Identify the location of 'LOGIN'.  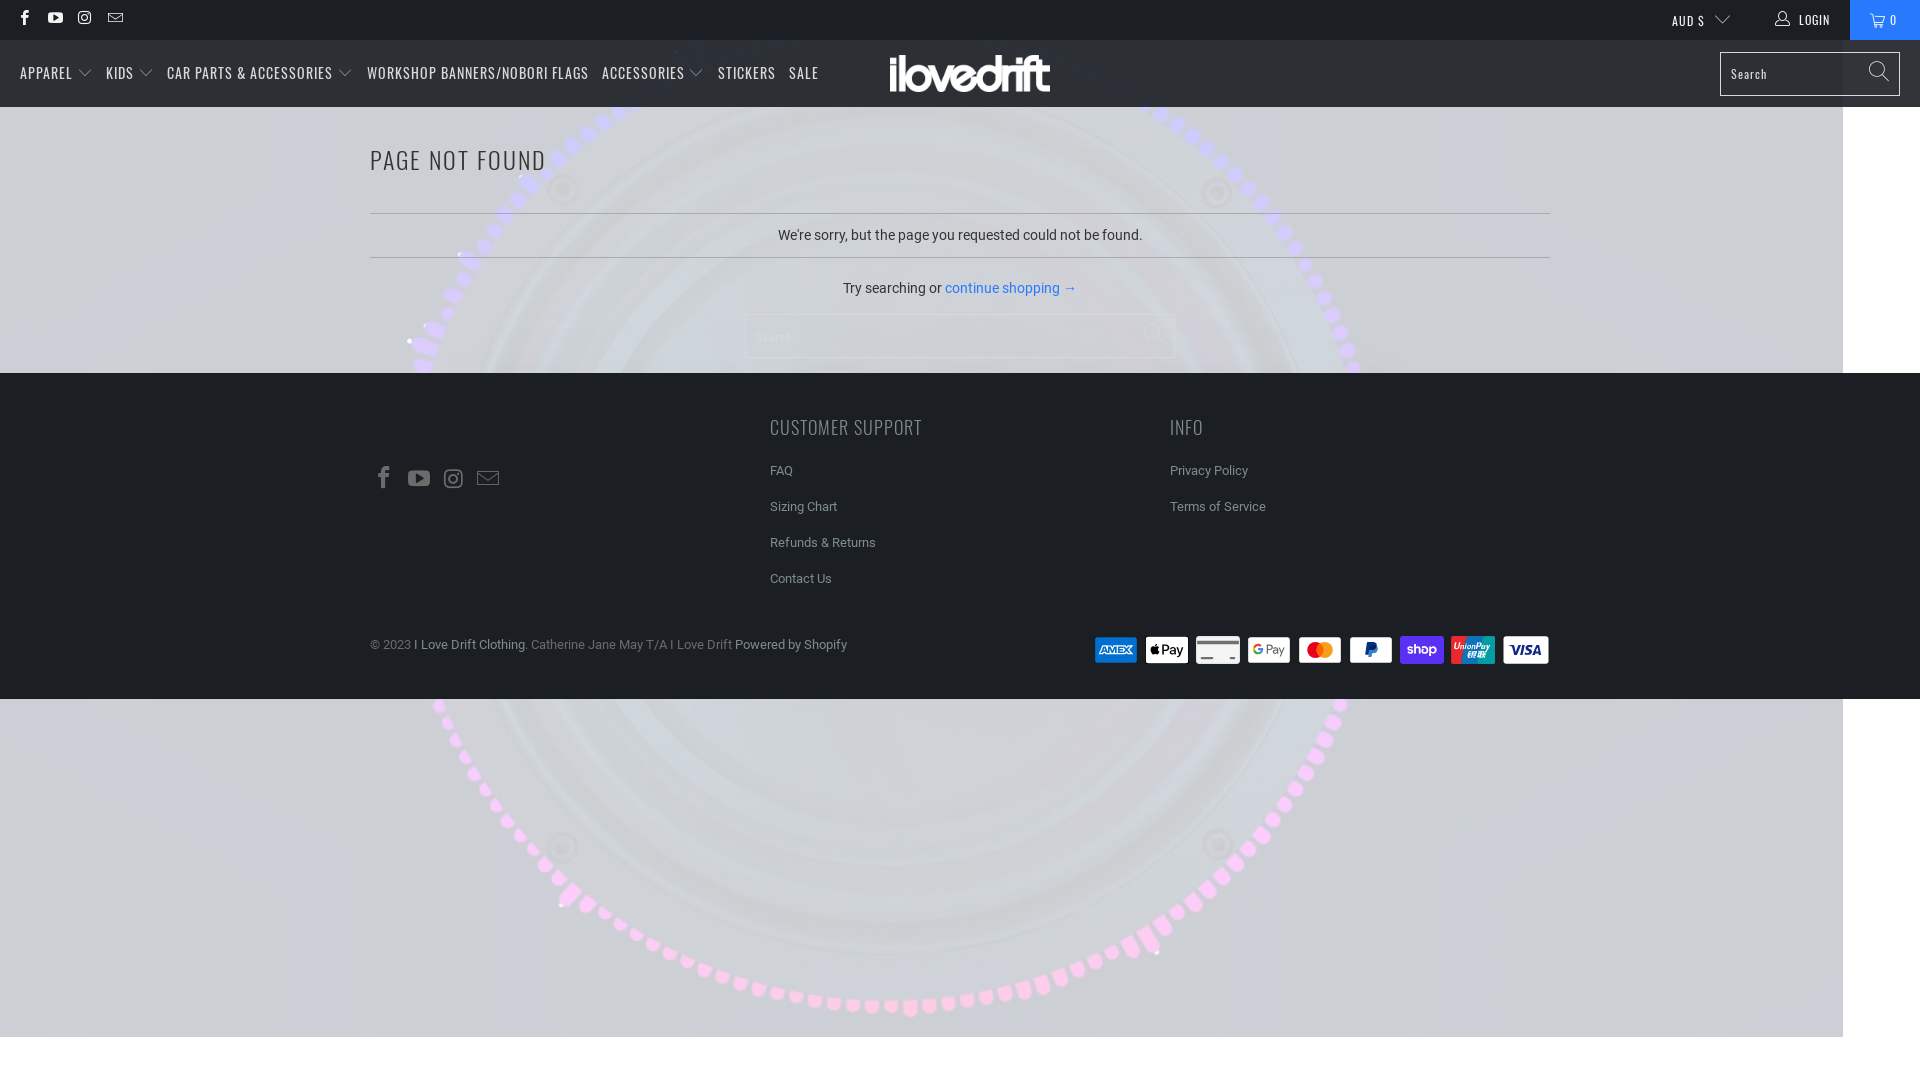
(1804, 19).